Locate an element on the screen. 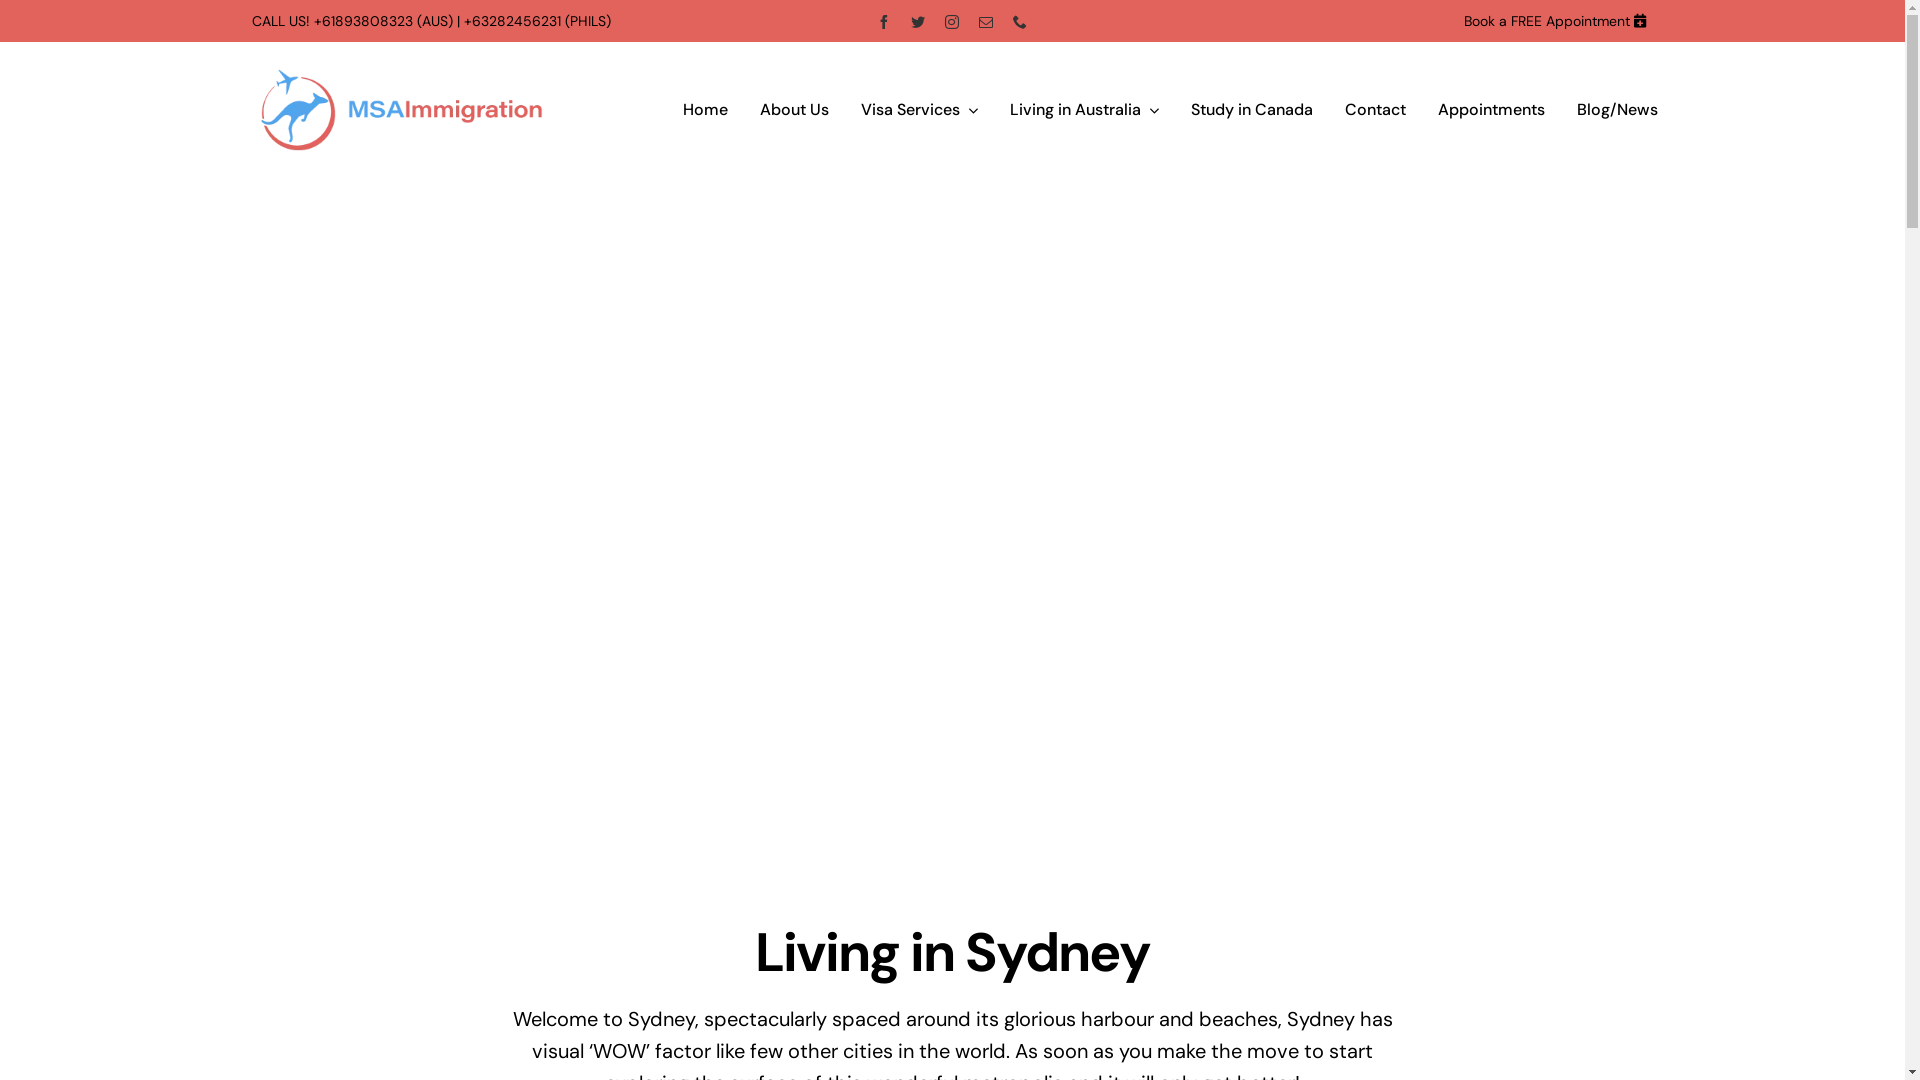 Image resolution: width=1920 pixels, height=1080 pixels. 'Instagram' is located at coordinates (950, 20).